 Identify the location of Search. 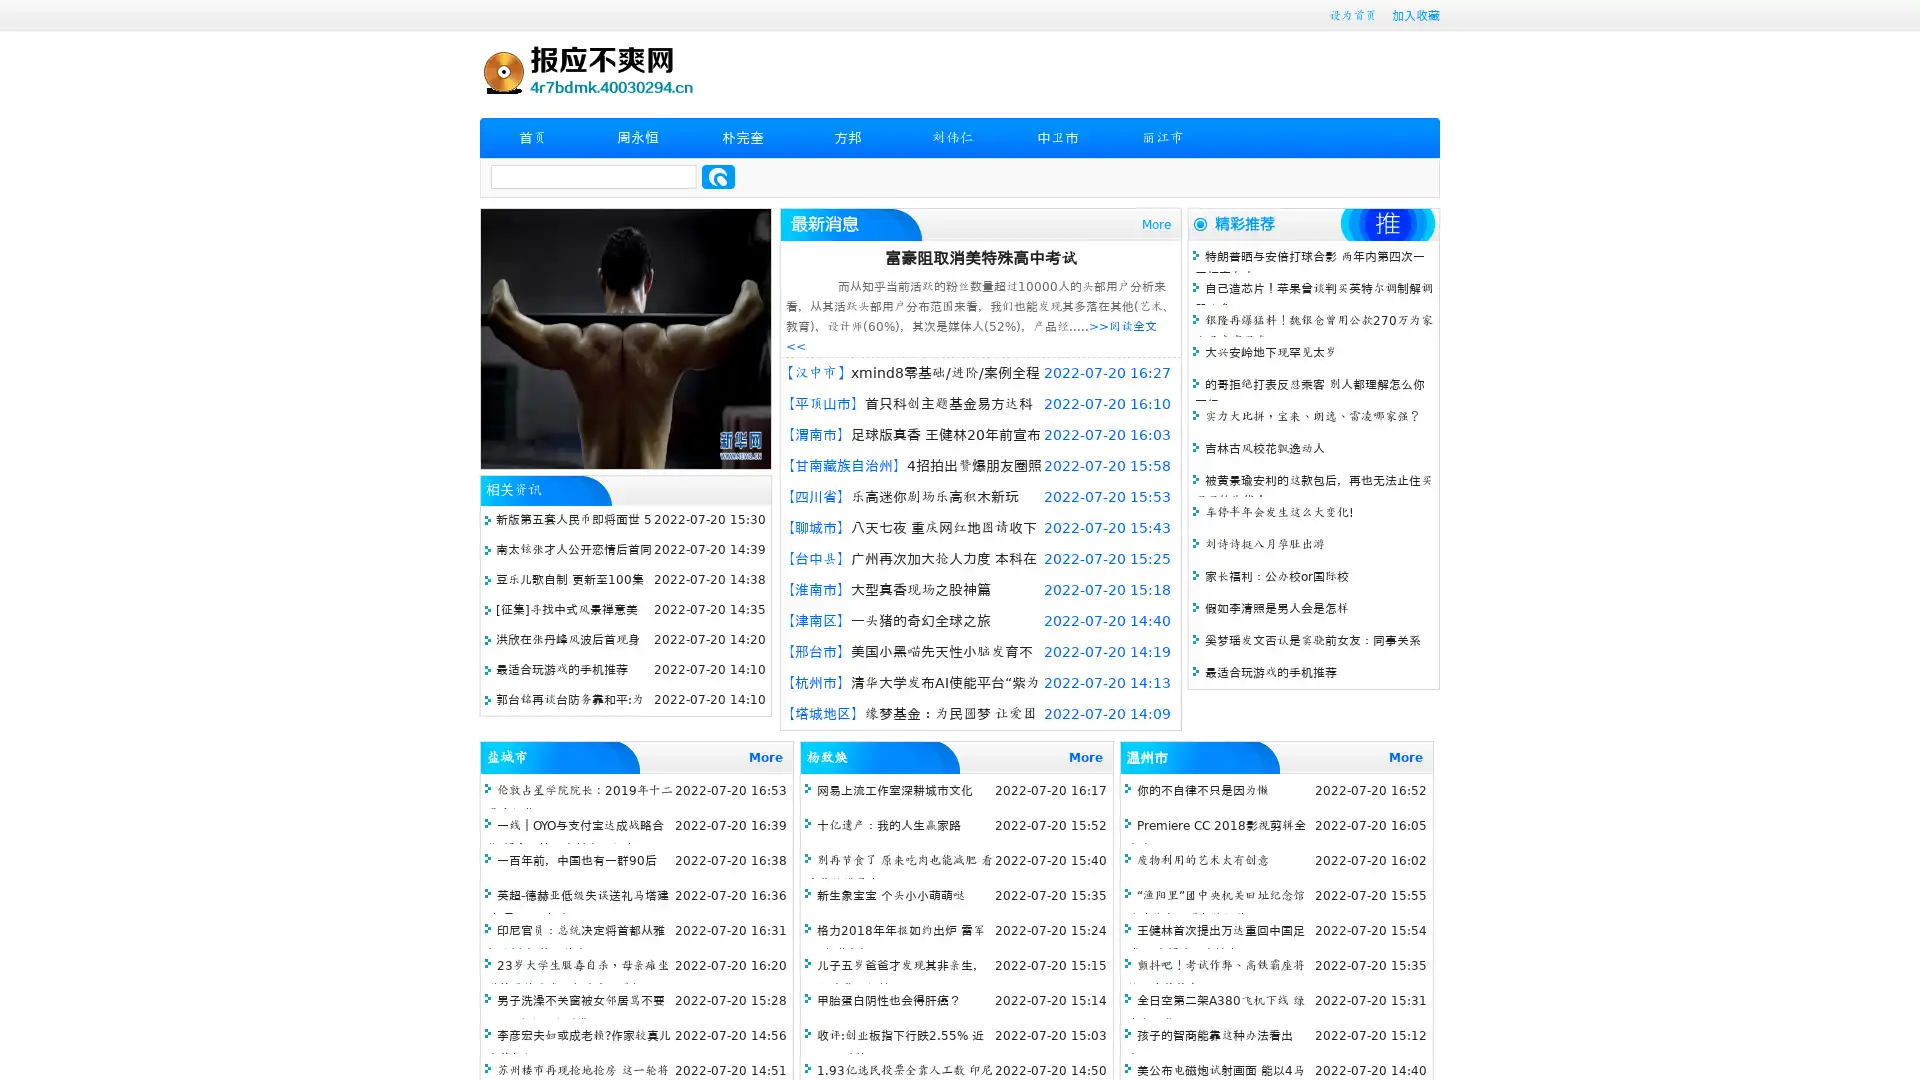
(718, 176).